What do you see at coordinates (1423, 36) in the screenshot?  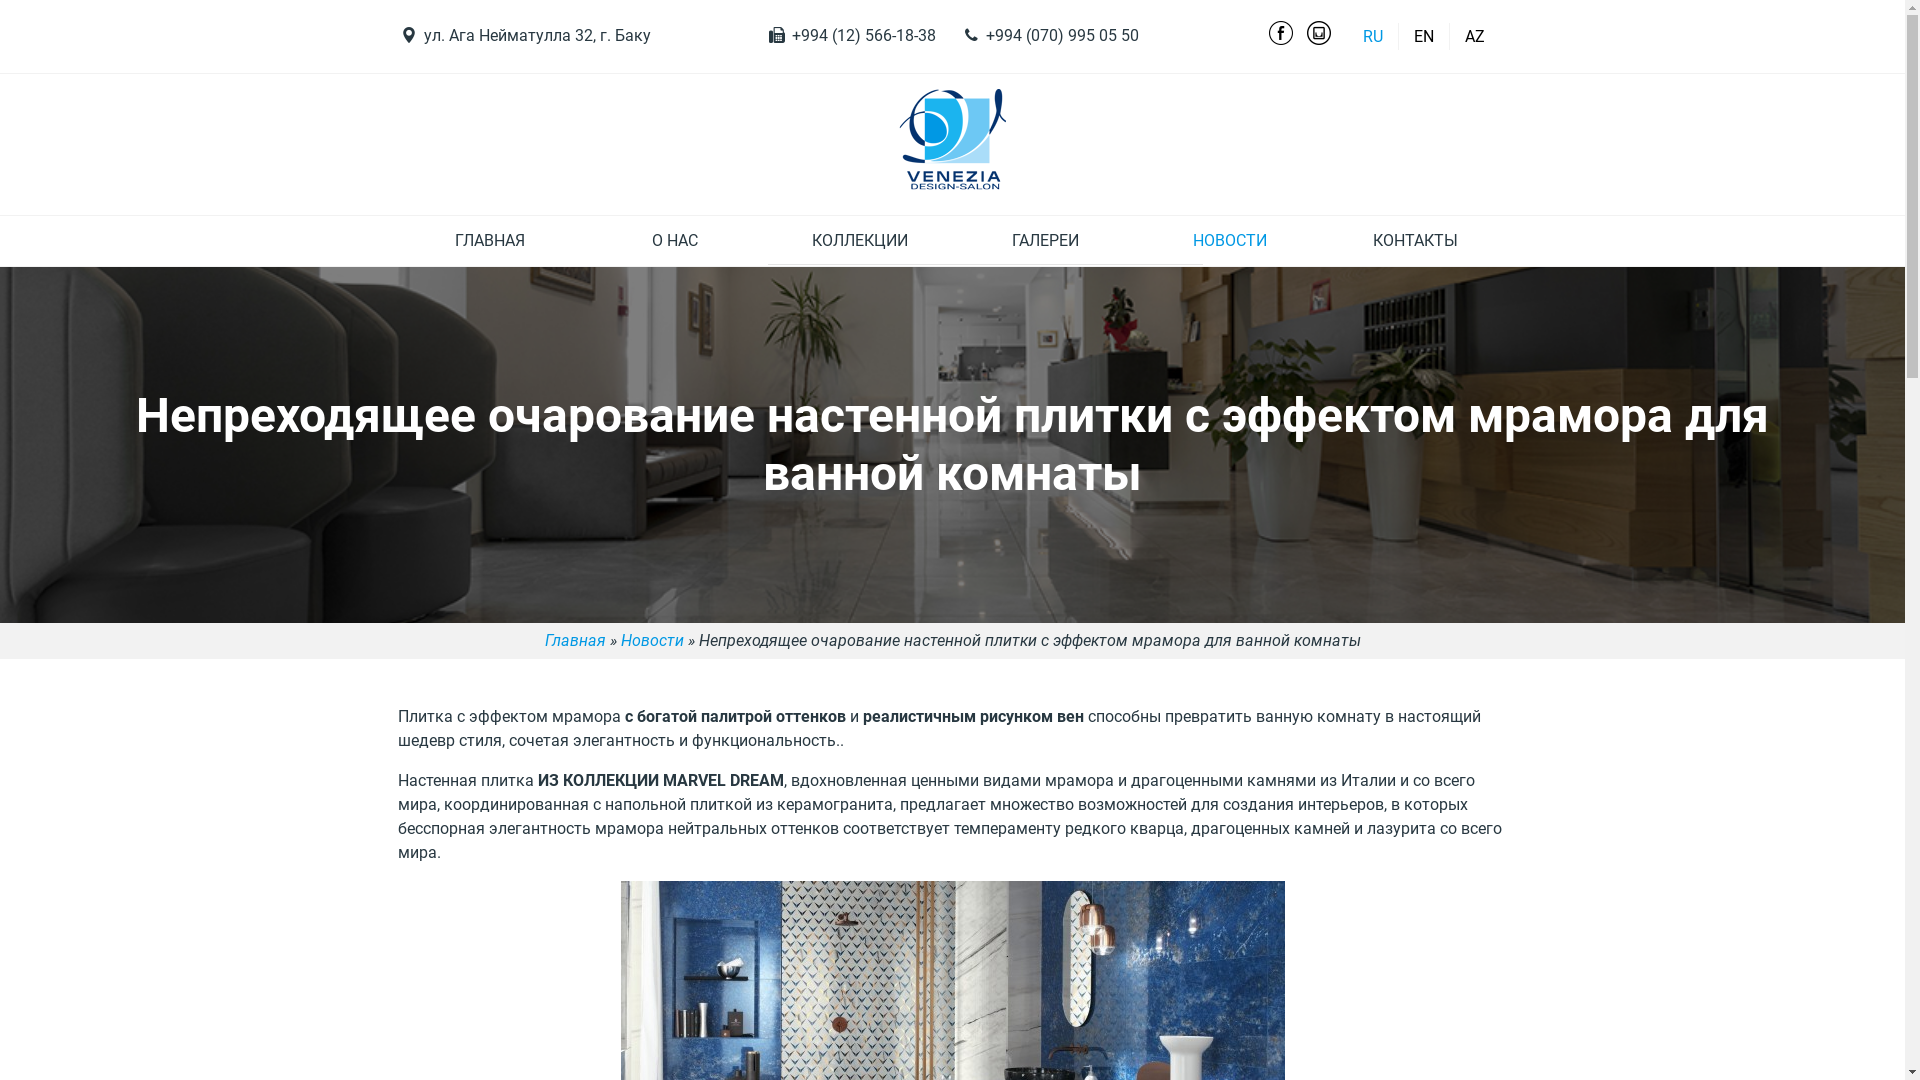 I see `'EN'` at bounding box center [1423, 36].